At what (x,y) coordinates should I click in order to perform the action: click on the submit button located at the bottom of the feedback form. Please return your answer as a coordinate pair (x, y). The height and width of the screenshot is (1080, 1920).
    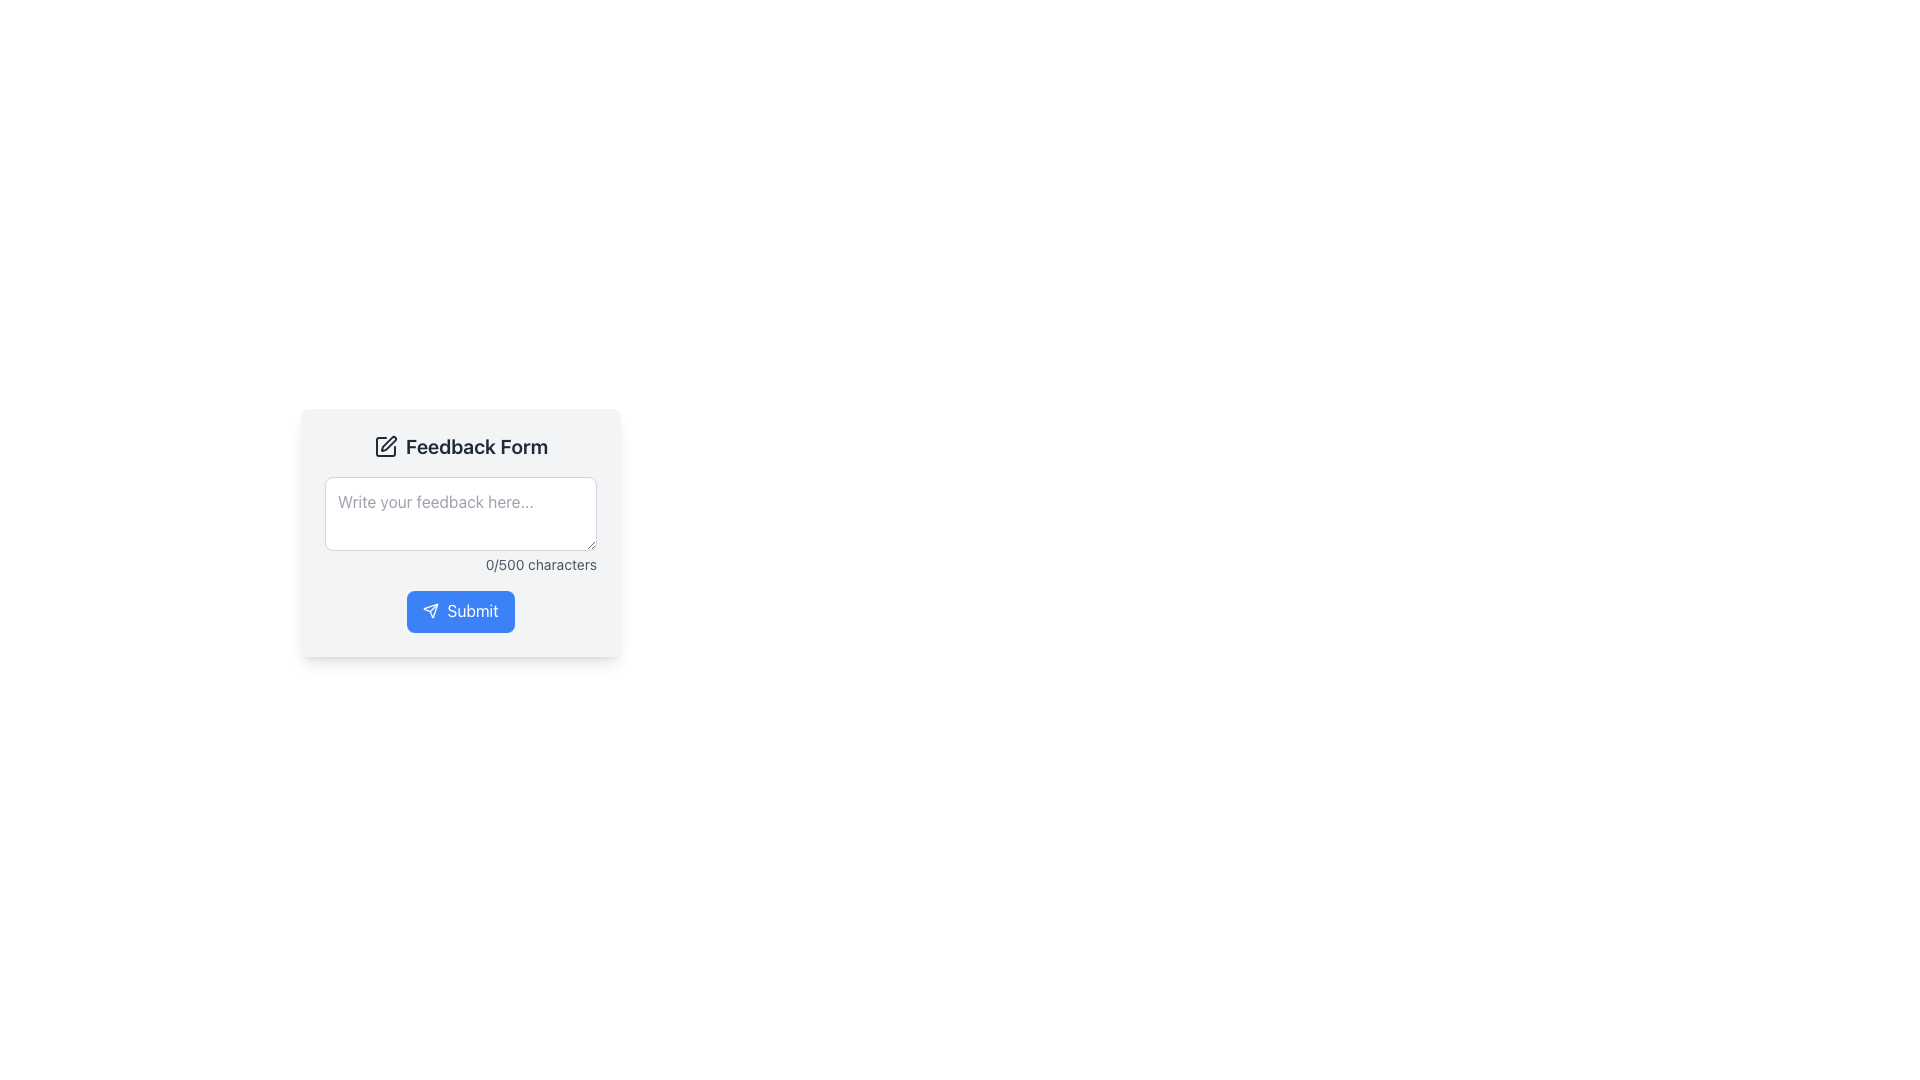
    Looking at the image, I should click on (459, 611).